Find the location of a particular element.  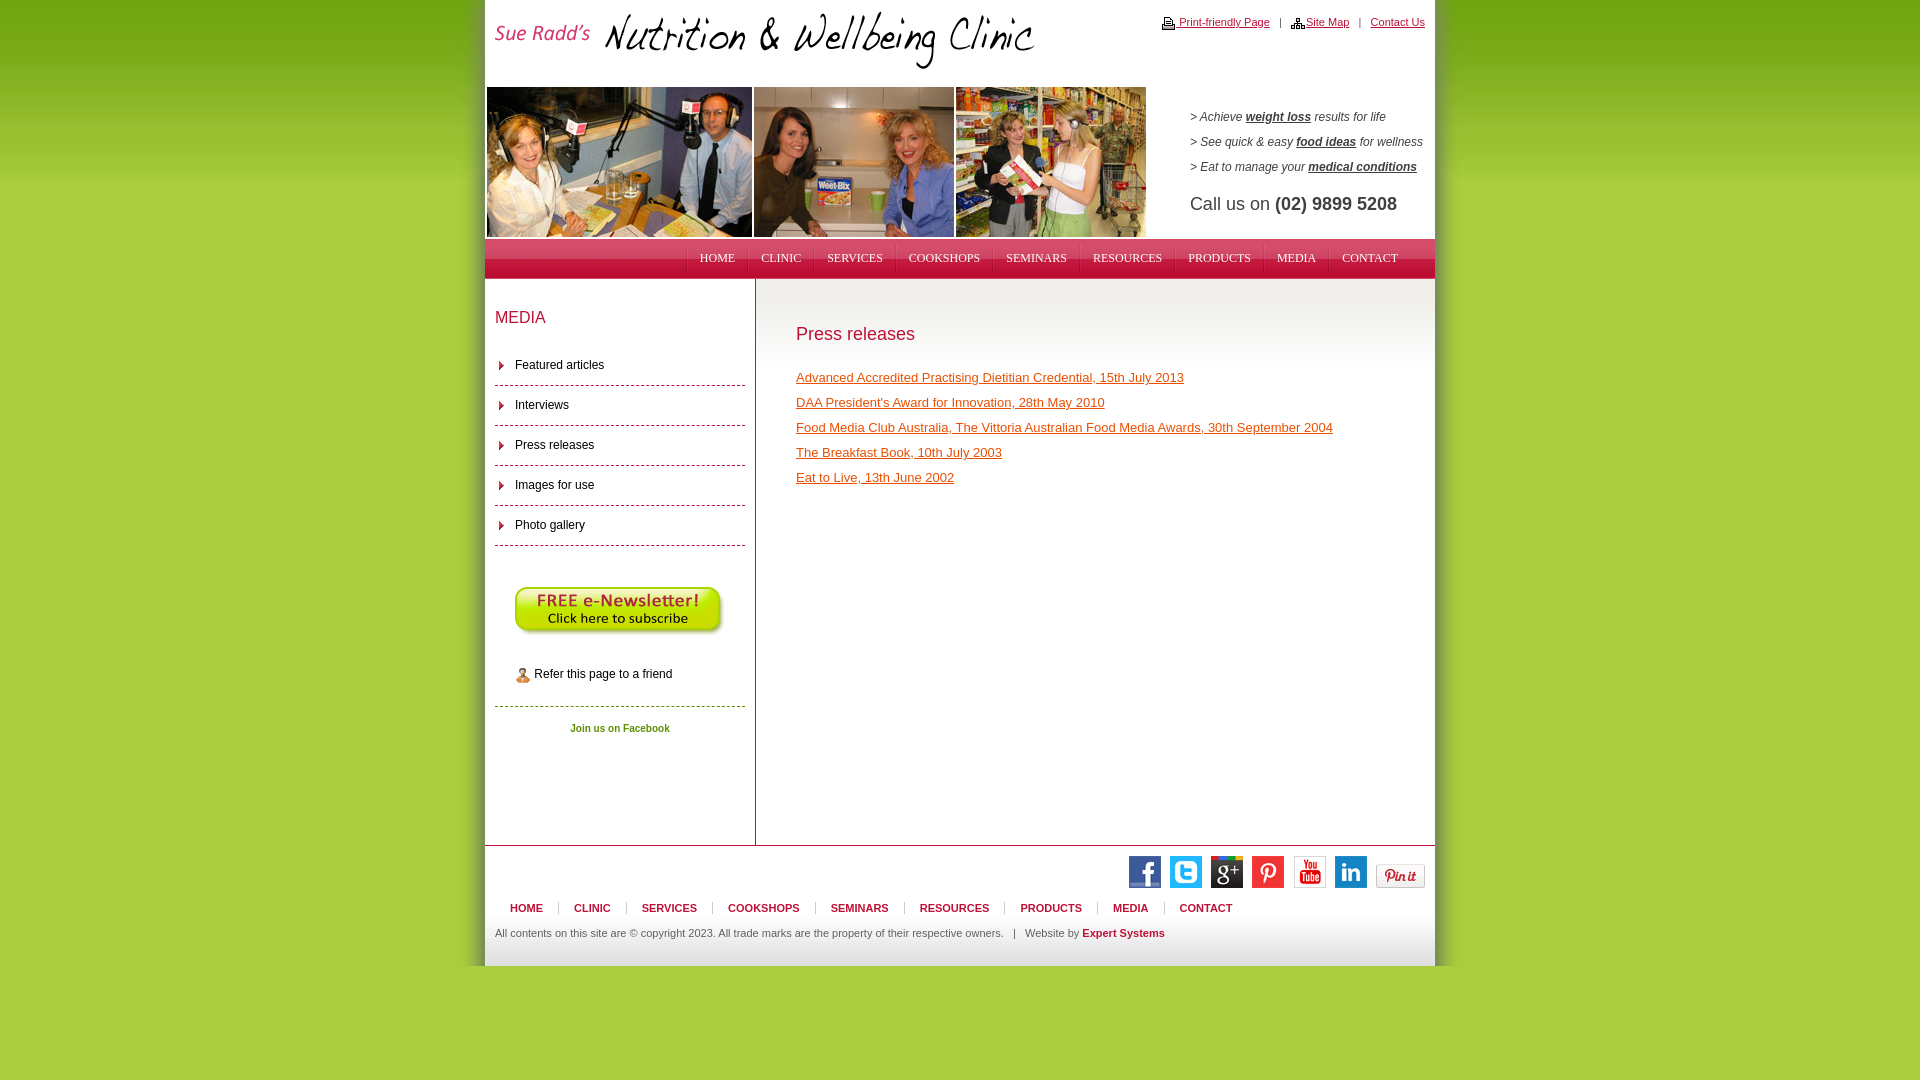

'Eat to Live, 13th June 2002' is located at coordinates (874, 477).